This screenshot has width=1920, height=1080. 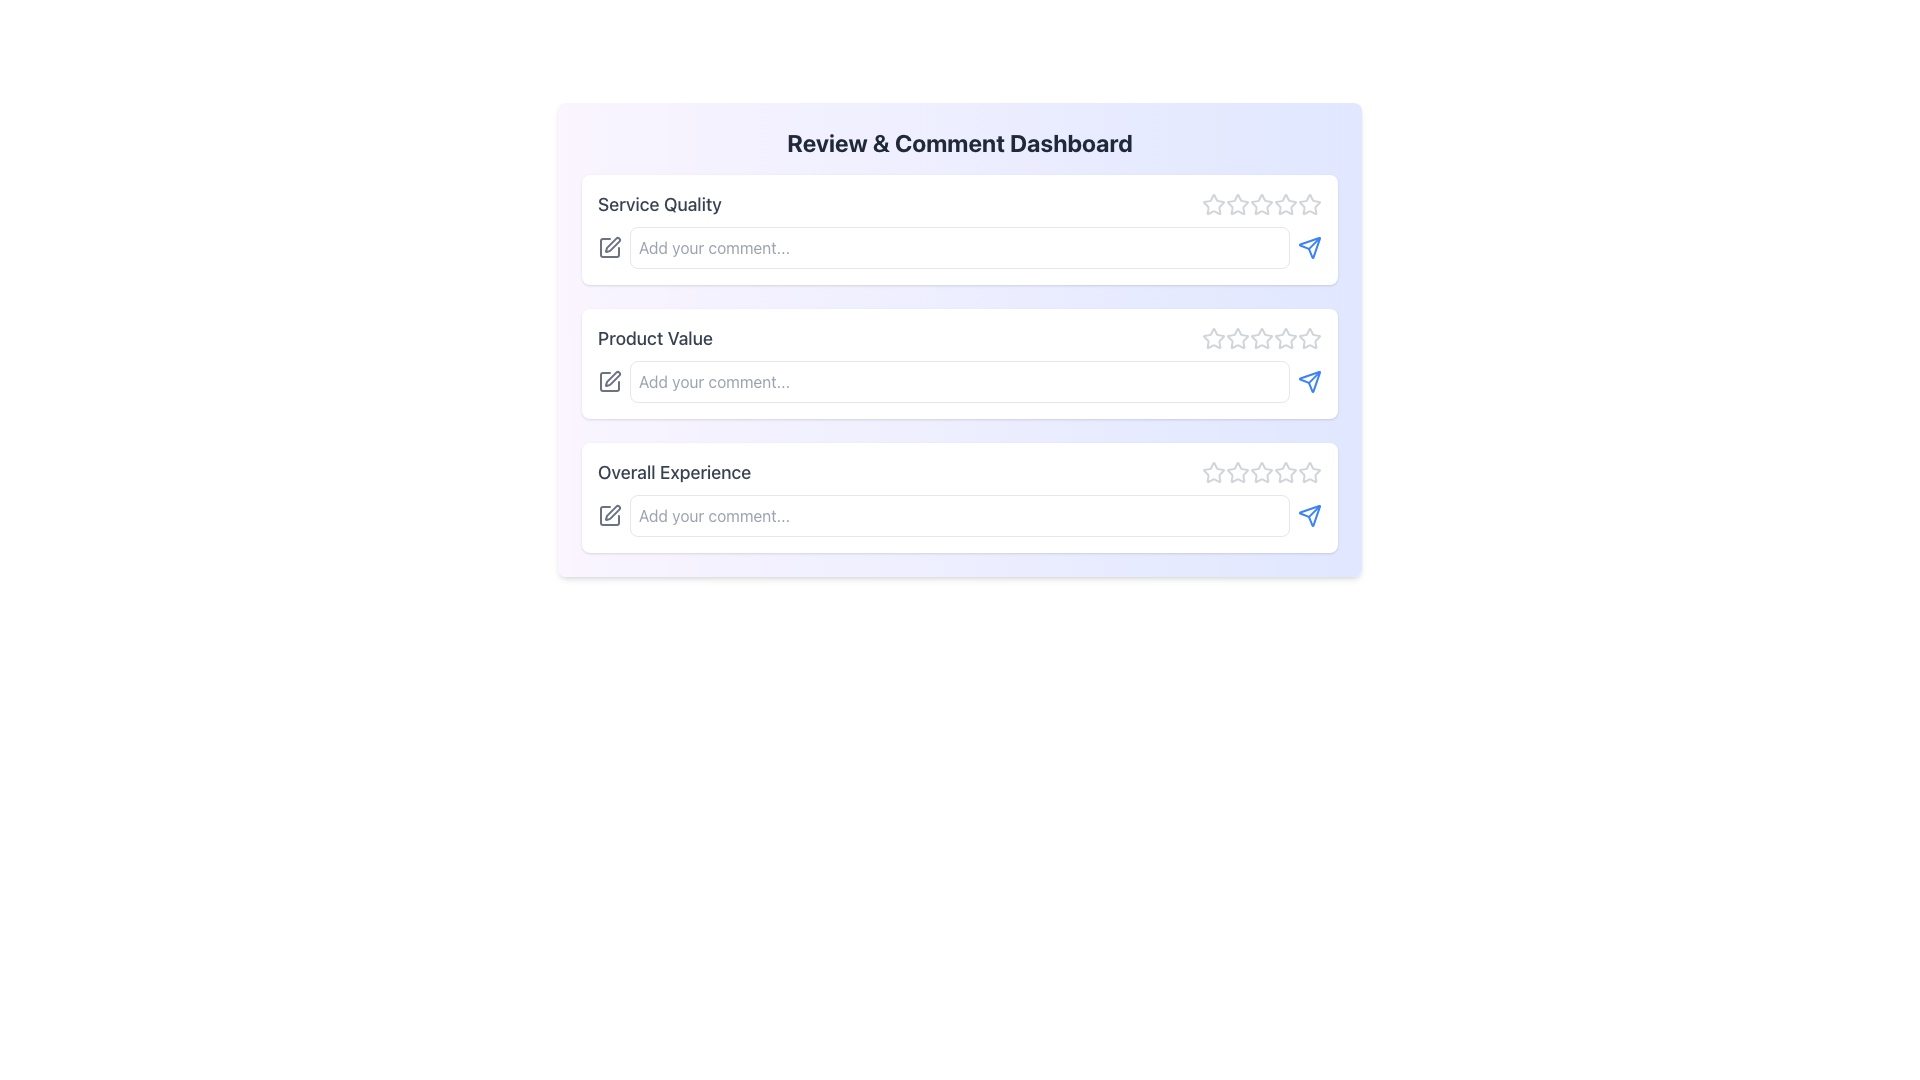 What do you see at coordinates (1285, 337) in the screenshot?
I see `the fourth star in the 'Product Value' section of the rating system to rate it` at bounding box center [1285, 337].